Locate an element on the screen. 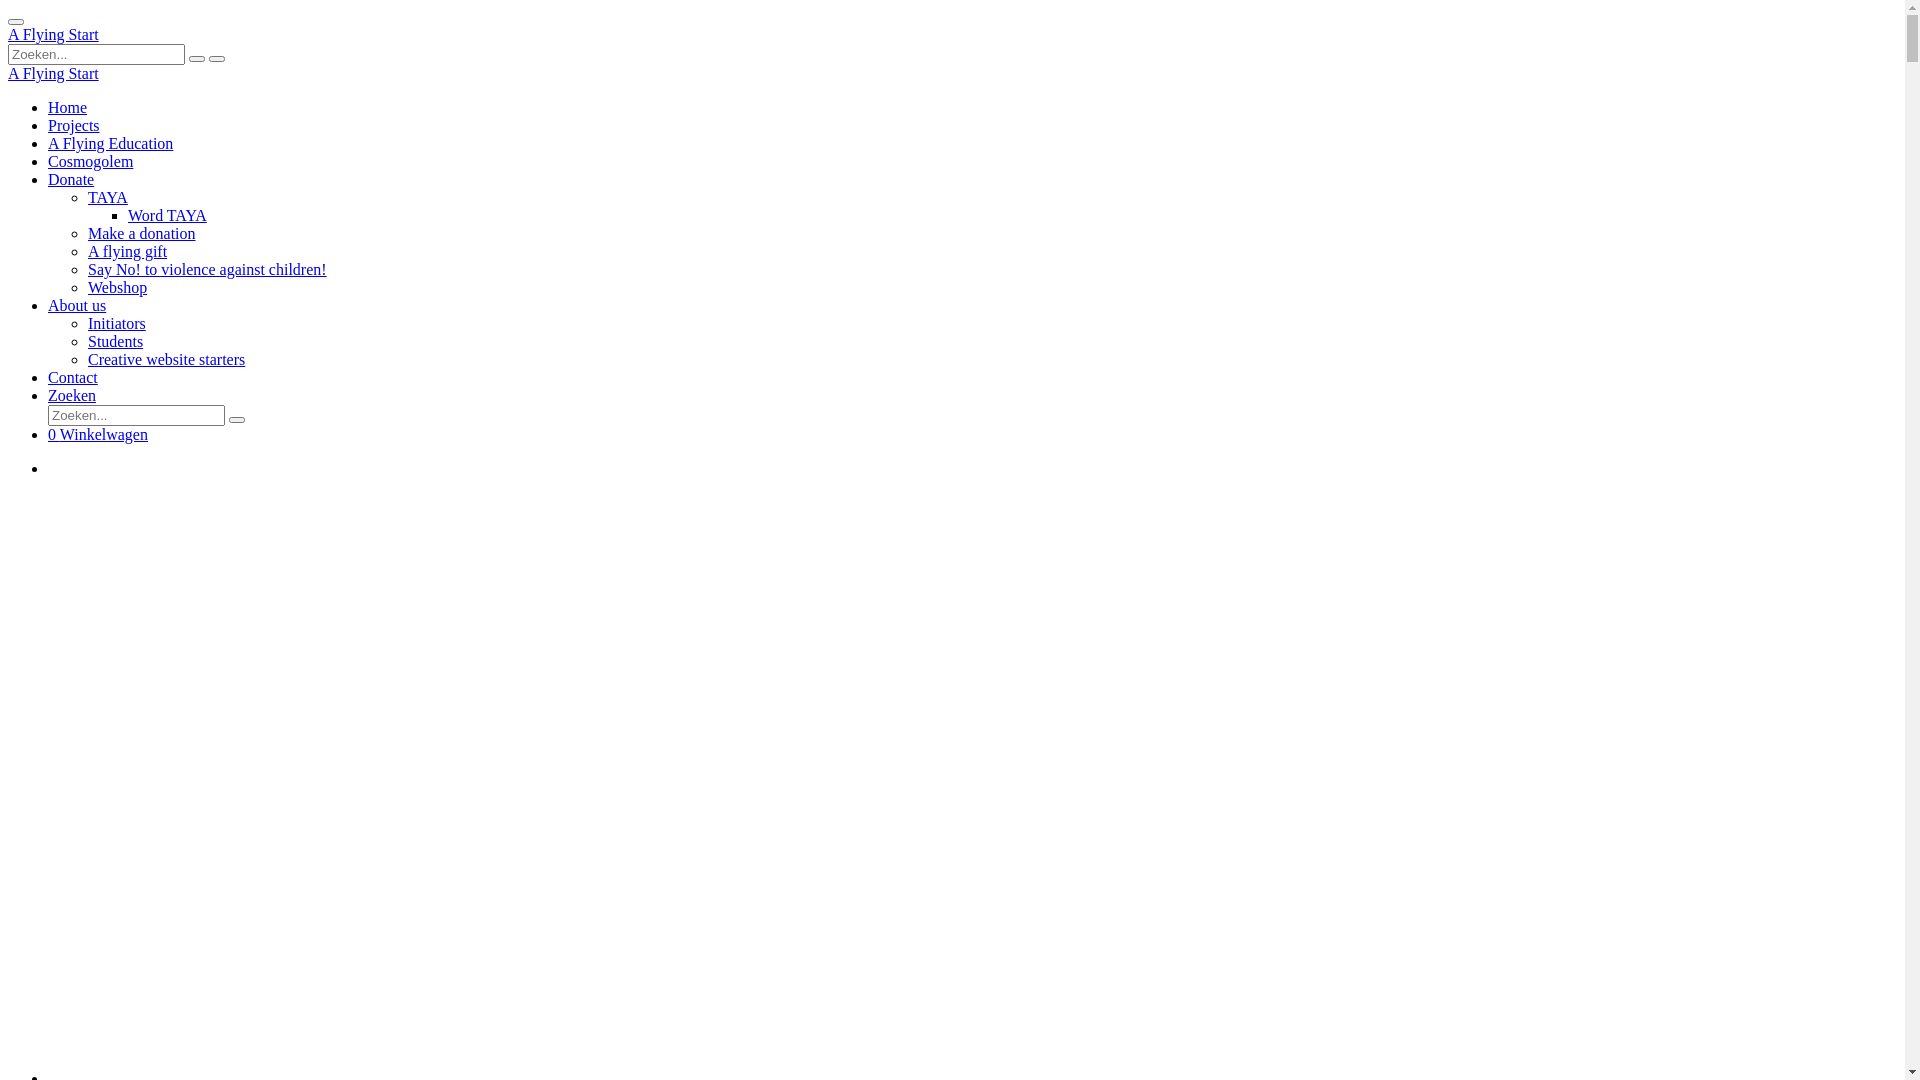 The width and height of the screenshot is (1920, 1080). 'Zoeken' is located at coordinates (72, 395).